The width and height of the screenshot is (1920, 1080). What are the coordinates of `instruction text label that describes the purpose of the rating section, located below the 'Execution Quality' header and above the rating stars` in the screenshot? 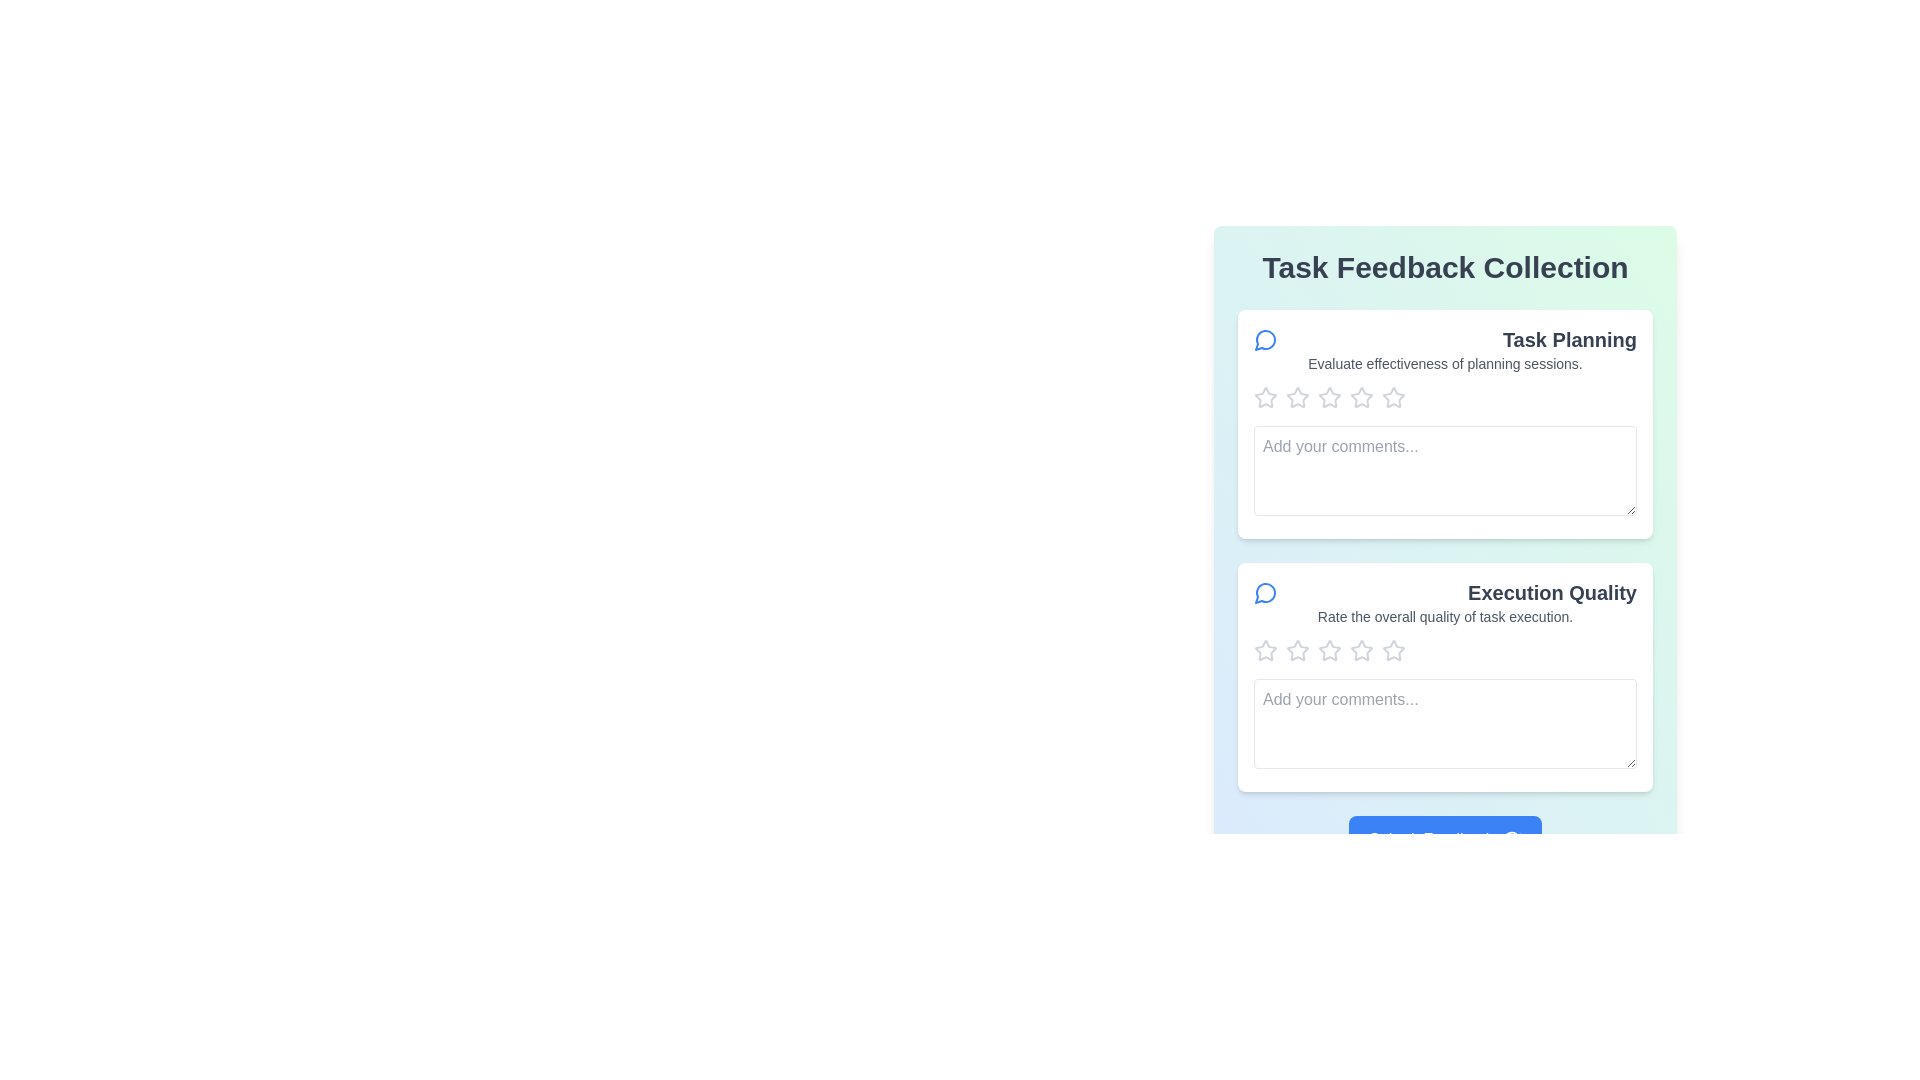 It's located at (1445, 616).